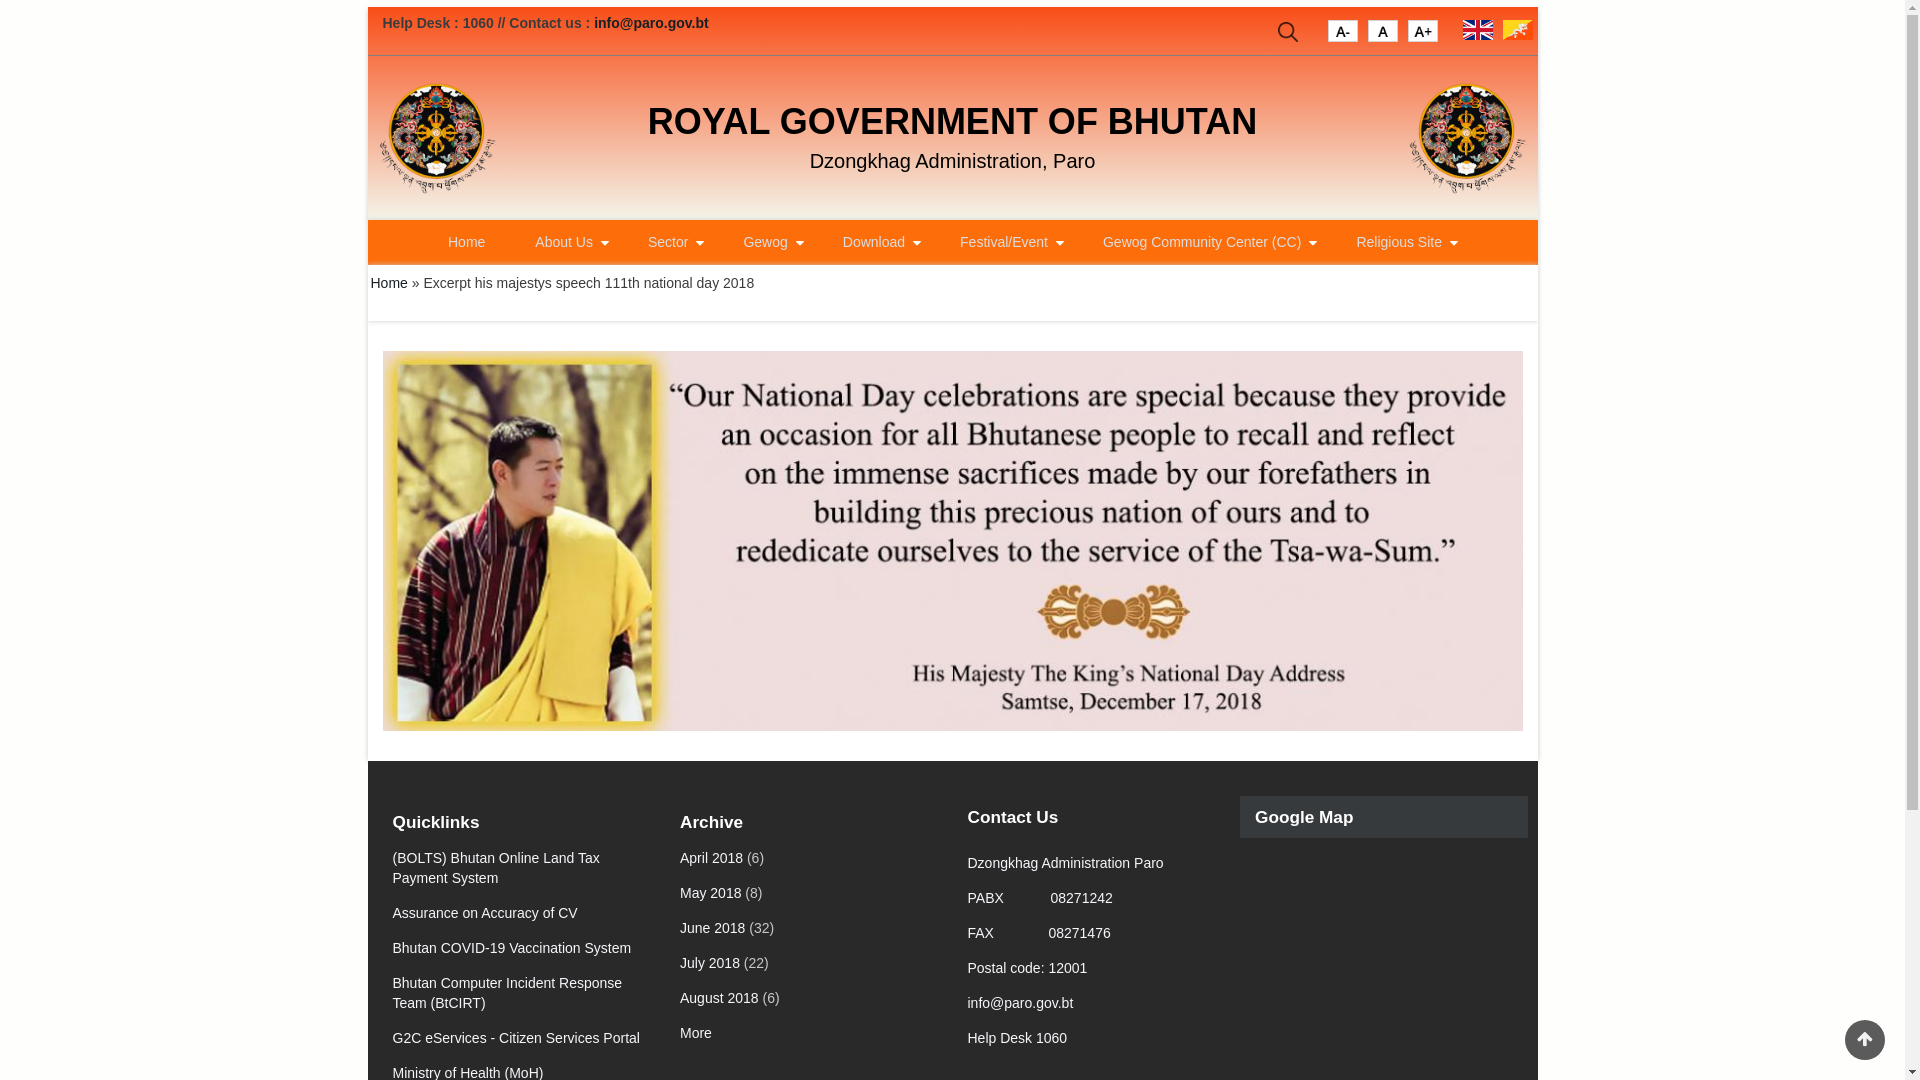 The width and height of the screenshot is (1920, 1080). I want to click on 'Back to Top', so click(1864, 1039).